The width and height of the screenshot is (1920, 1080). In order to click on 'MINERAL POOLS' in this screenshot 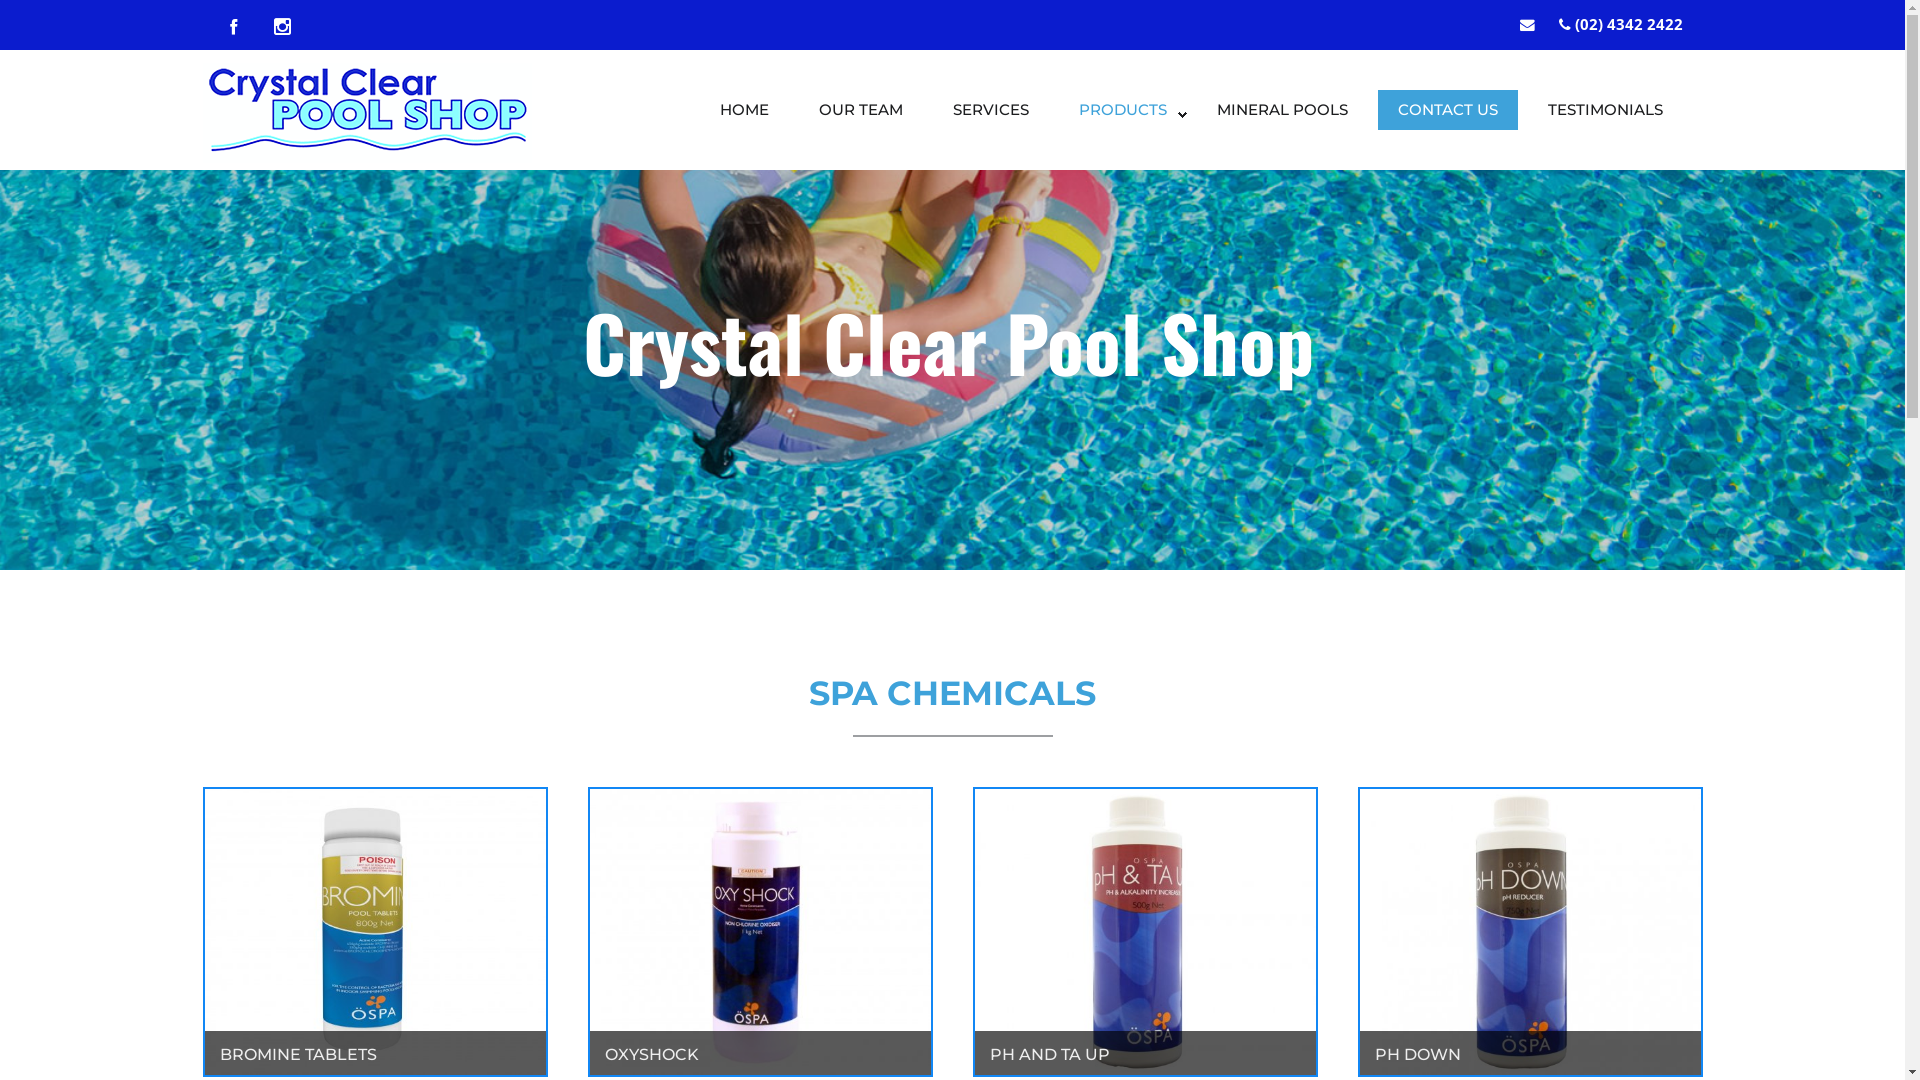, I will do `click(1195, 115)`.